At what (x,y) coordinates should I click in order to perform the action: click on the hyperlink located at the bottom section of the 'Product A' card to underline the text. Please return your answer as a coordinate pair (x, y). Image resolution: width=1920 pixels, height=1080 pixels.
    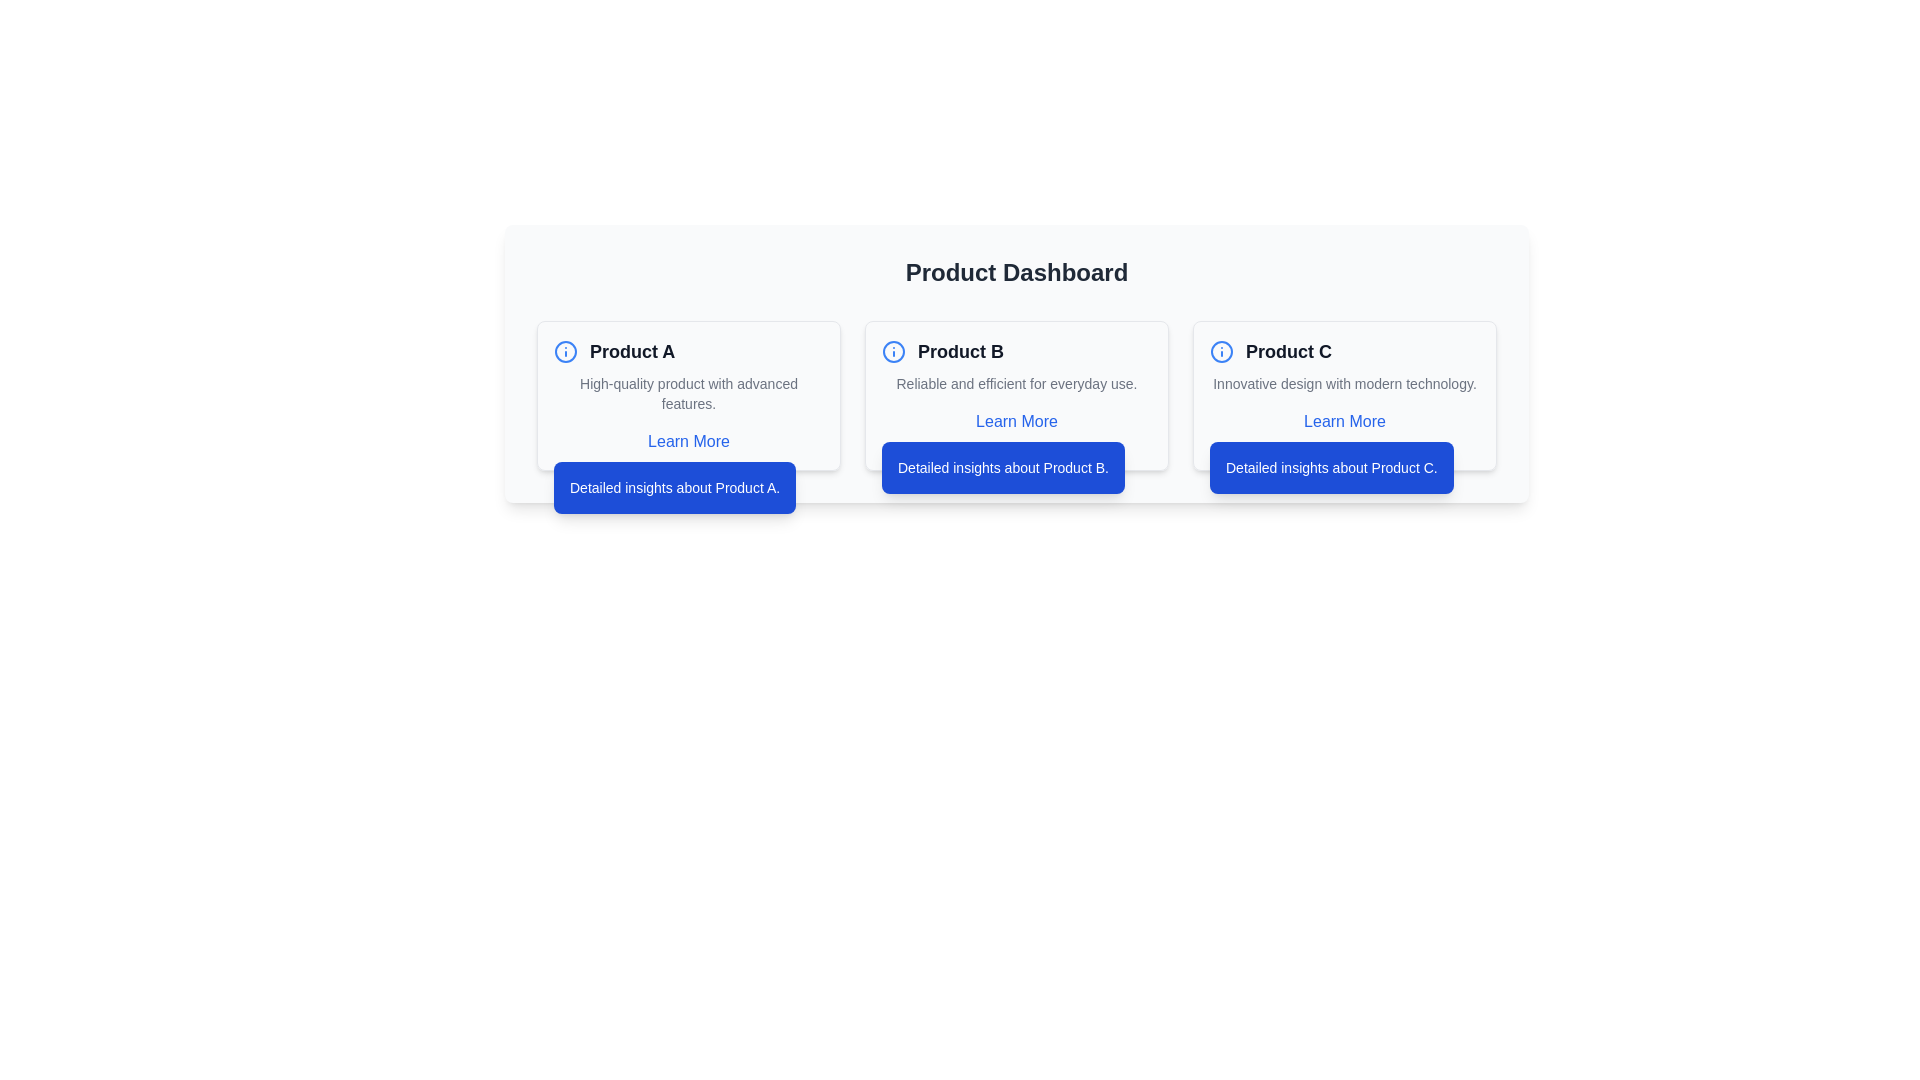
    Looking at the image, I should click on (689, 441).